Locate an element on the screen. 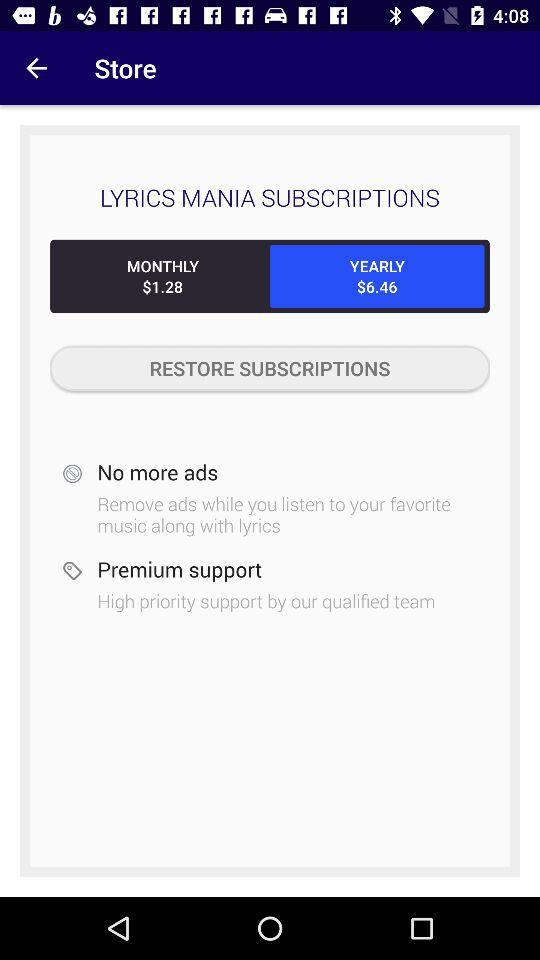 This screenshot has height=960, width=540. the icon below lyrics mania subscriptions item is located at coordinates (161, 275).